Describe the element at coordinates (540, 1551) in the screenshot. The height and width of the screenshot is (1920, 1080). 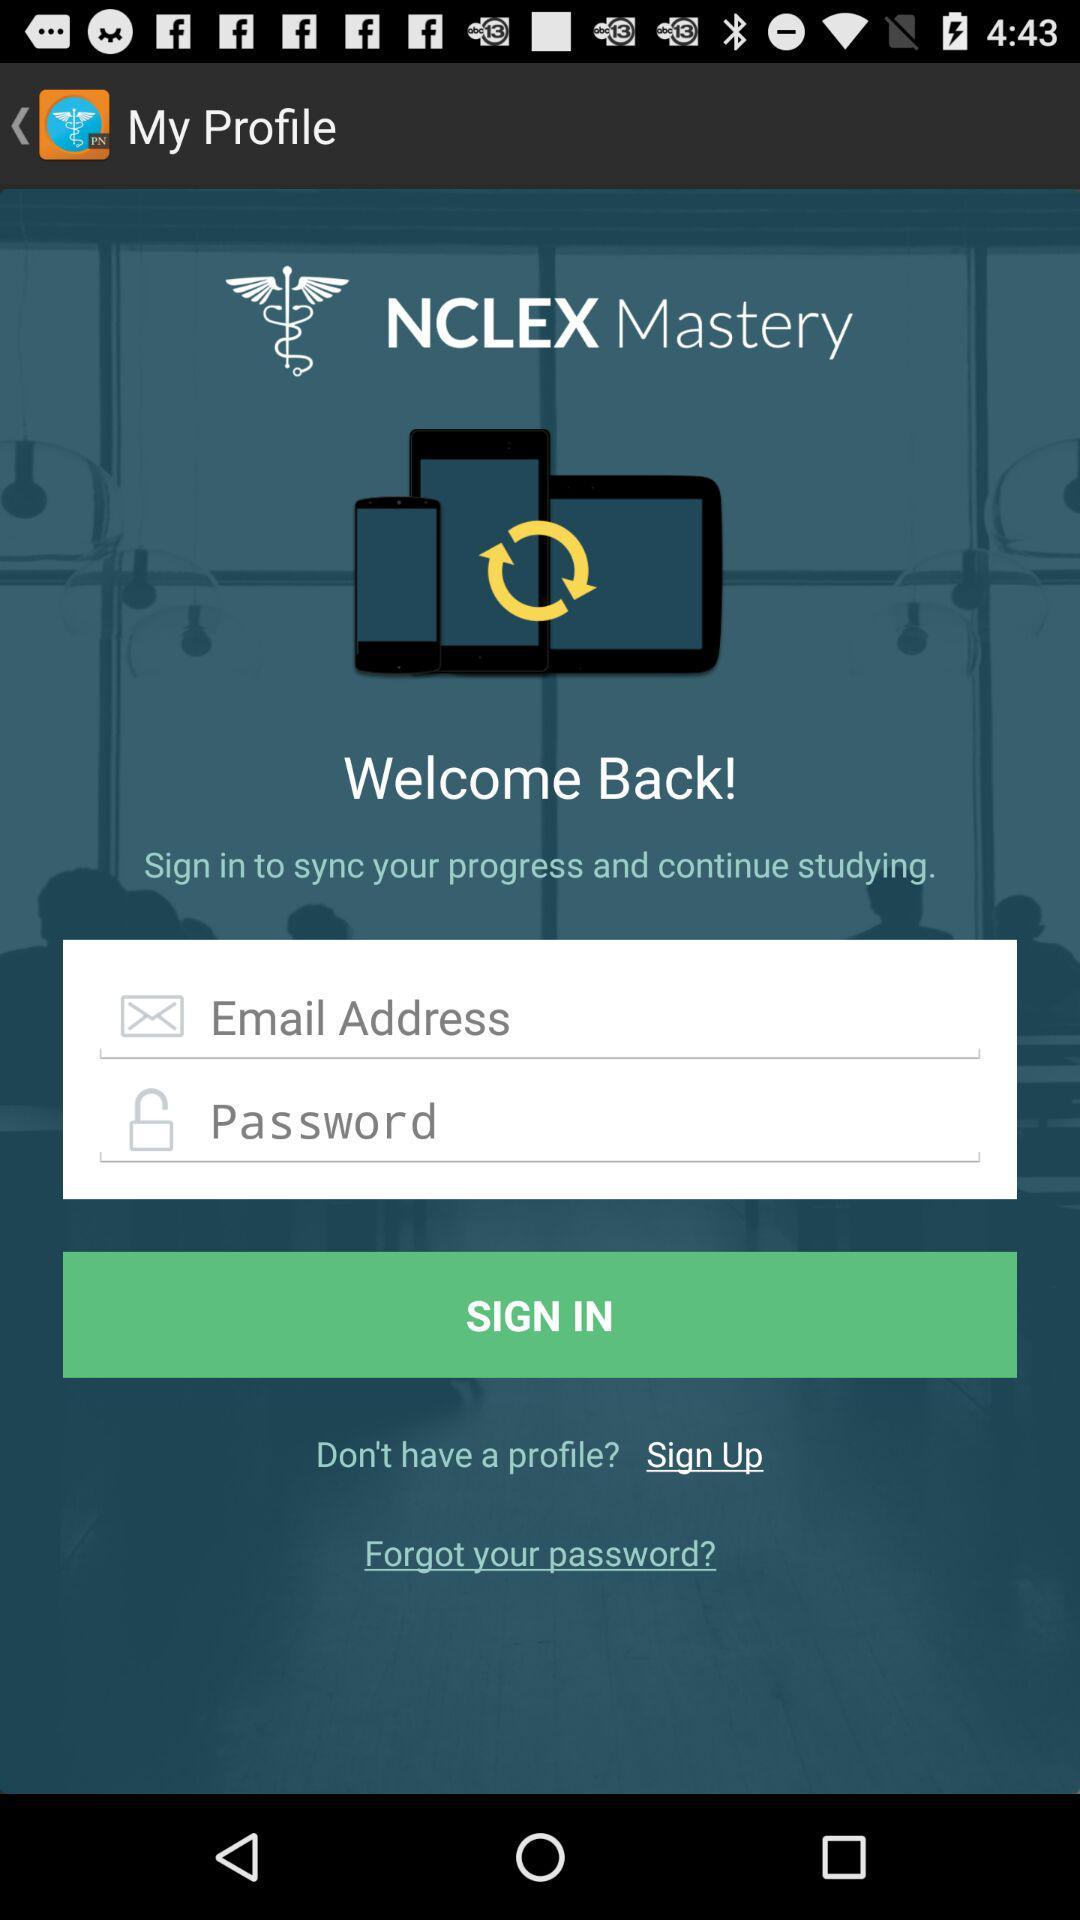
I see `forgot your password? icon` at that location.